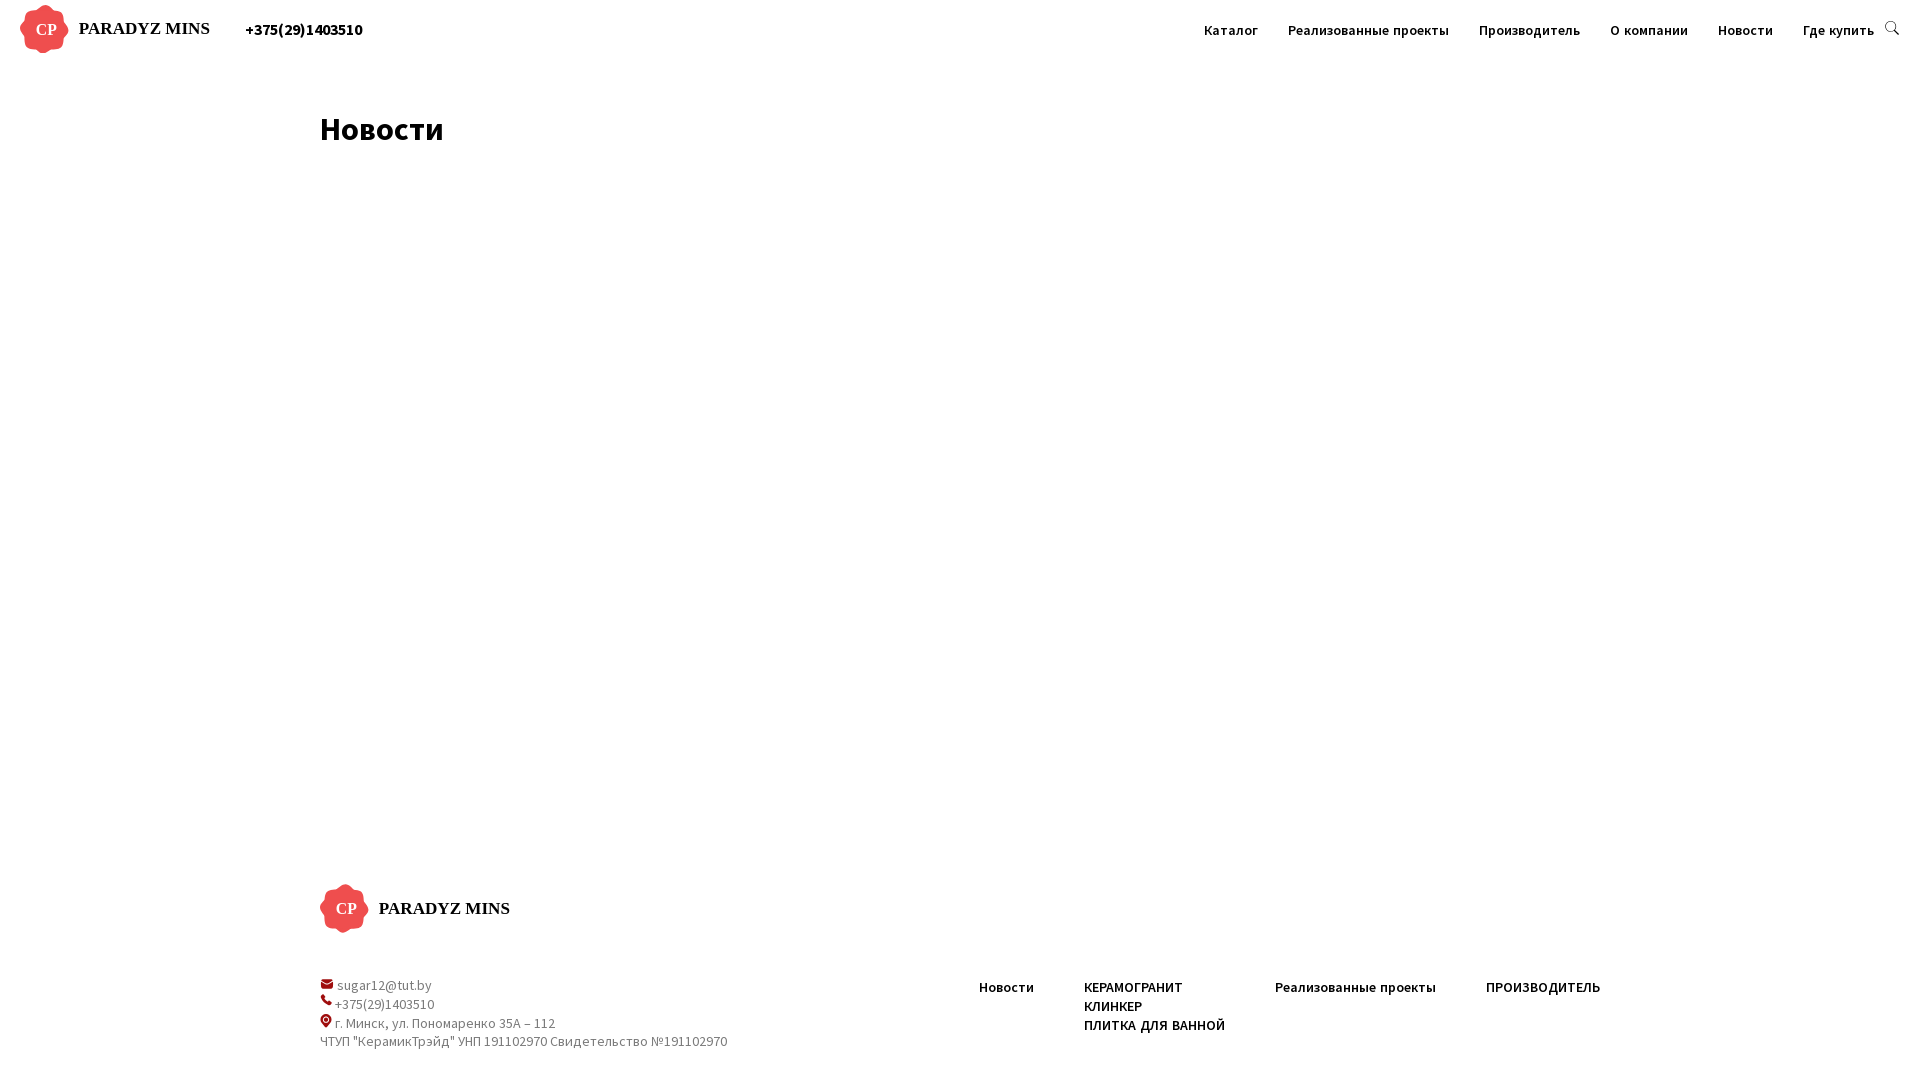 The height and width of the screenshot is (1080, 1920). Describe the element at coordinates (384, 983) in the screenshot. I see `'sugar12@tut.by'` at that location.